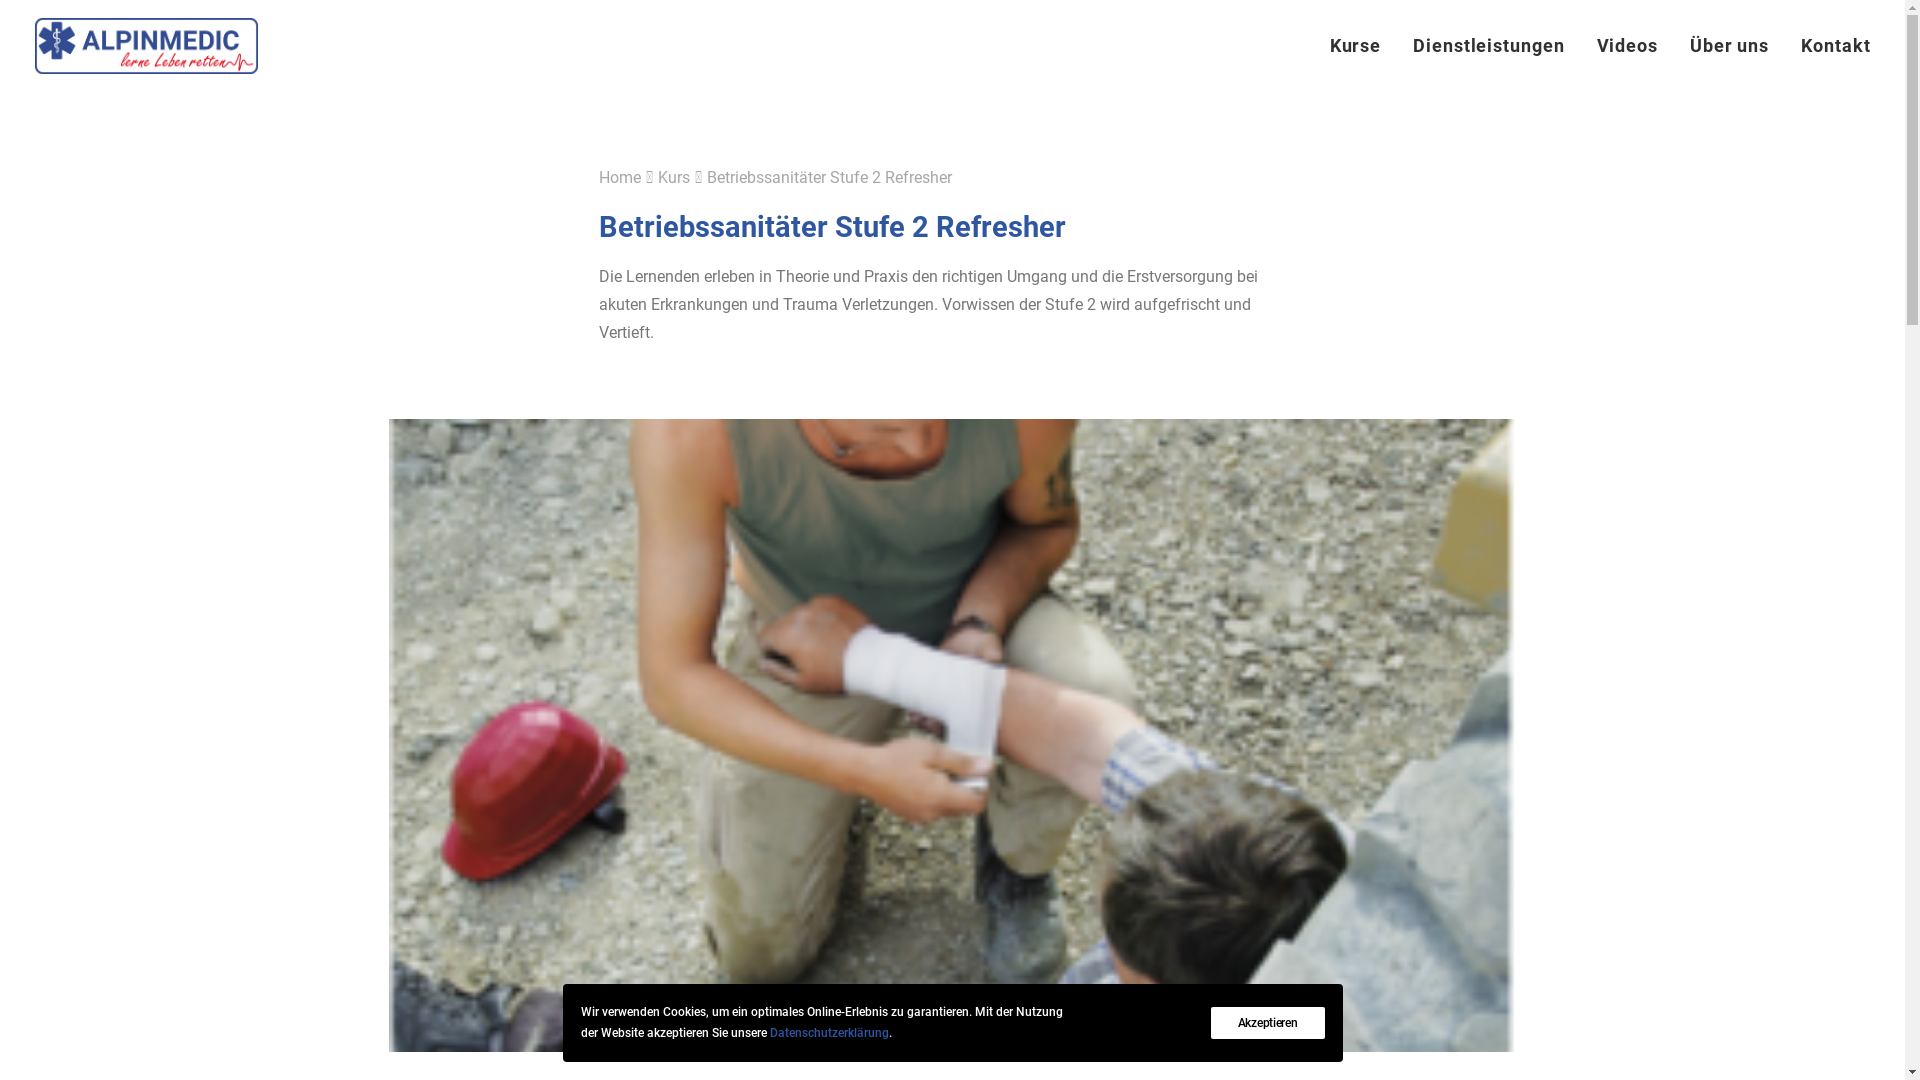  Describe the element at coordinates (1362, 45) in the screenshot. I see `'Kurse'` at that location.